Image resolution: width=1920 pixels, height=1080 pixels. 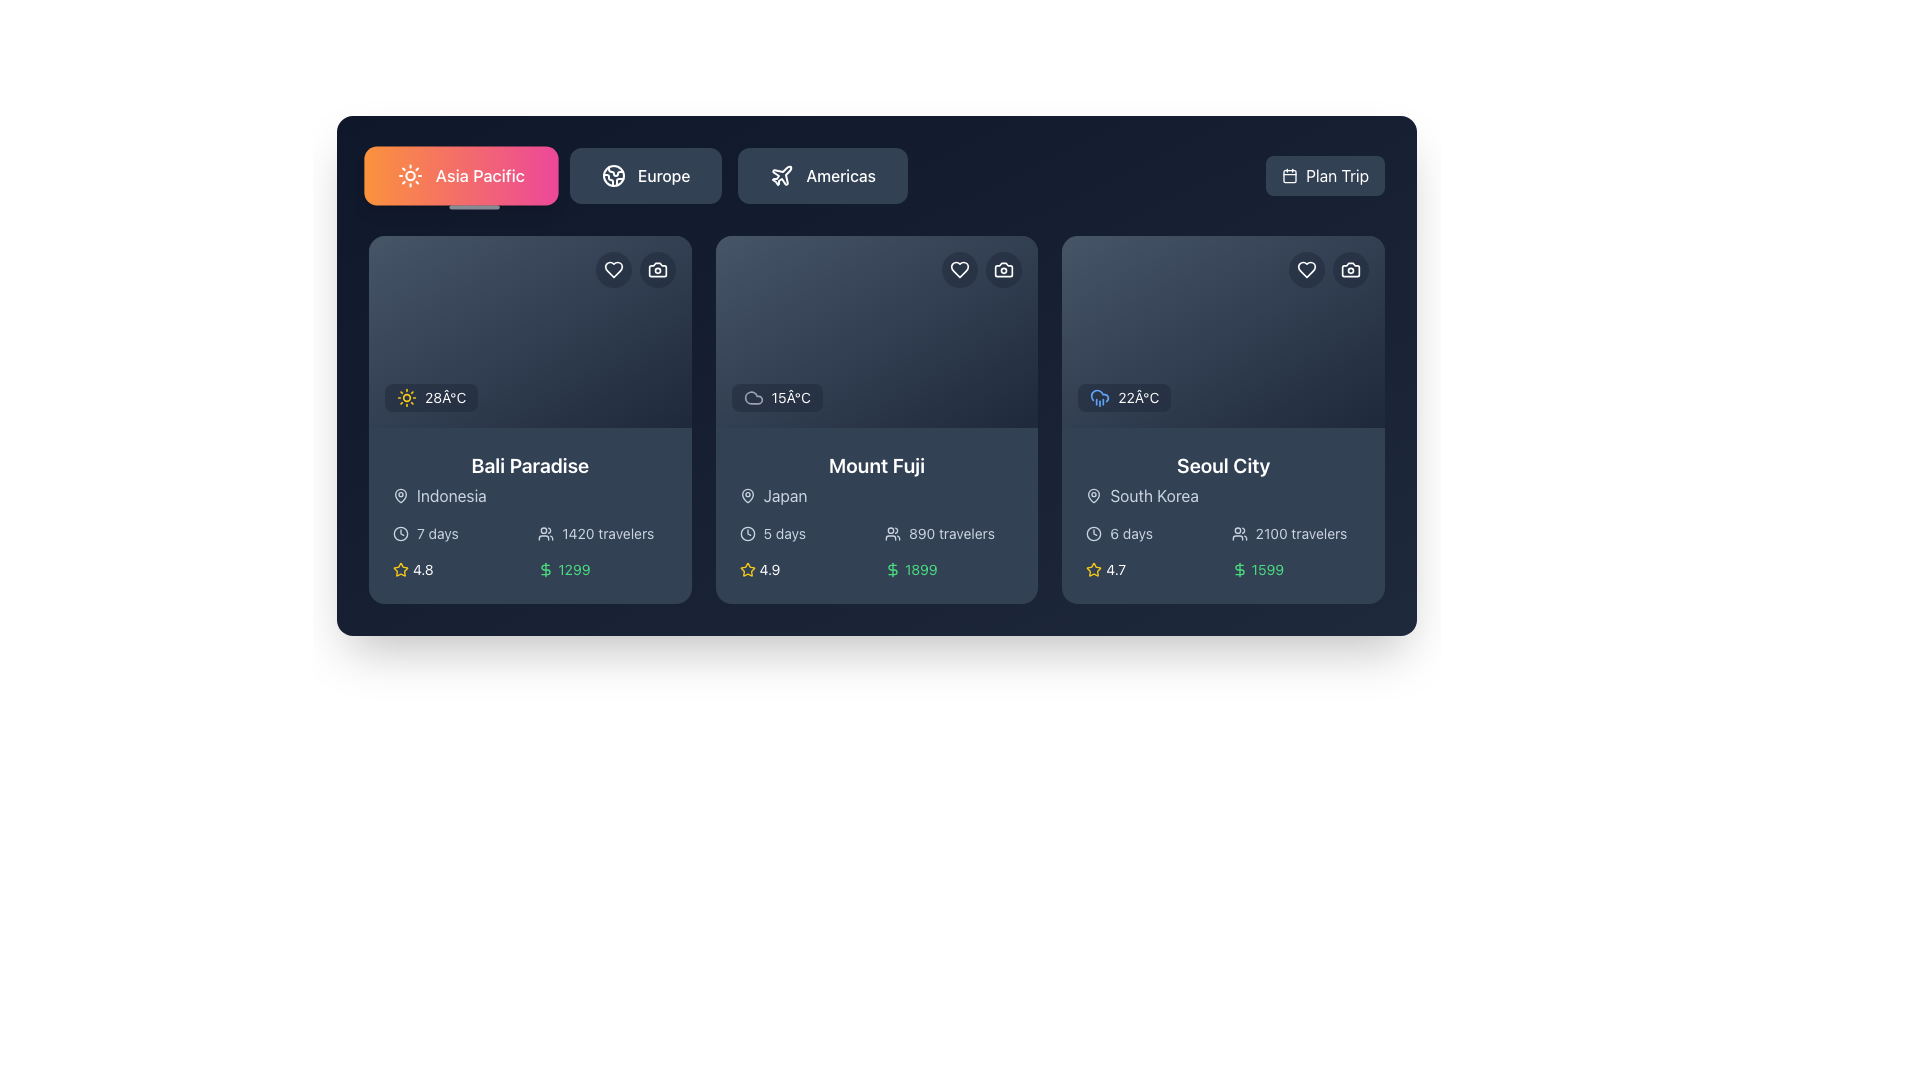 I want to click on the informational label displaying the number of travelers for the Seoul City destination, located in the bottom-right region of the Seoul City section, below the '6 days' information, so click(x=1296, y=532).